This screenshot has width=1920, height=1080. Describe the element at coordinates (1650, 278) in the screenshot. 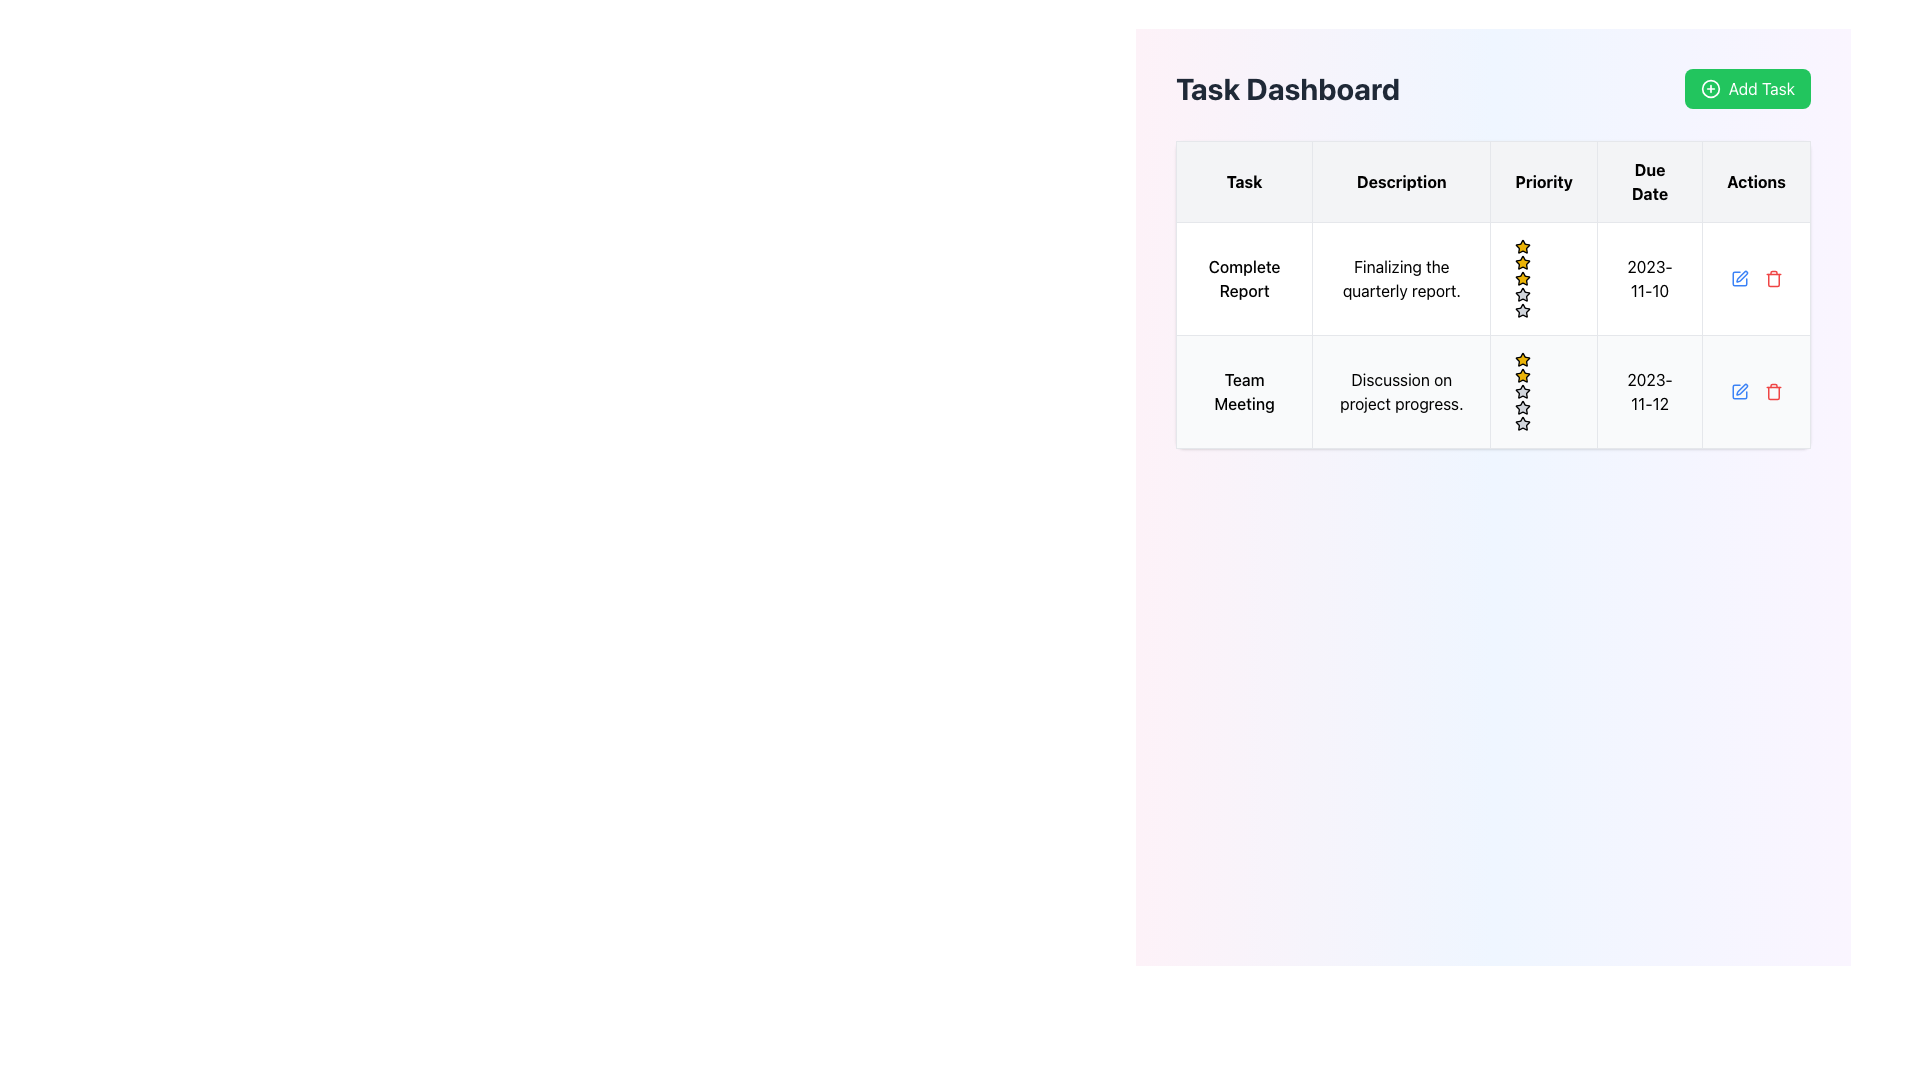

I see `the Text Display element that shows the due date '2023-11-10', which is styled with centered black text on a white background and is positioned in the 'Due Date' column of the first row in a table layout, between the 'Priority' stars and the 'Actions' icons` at that location.